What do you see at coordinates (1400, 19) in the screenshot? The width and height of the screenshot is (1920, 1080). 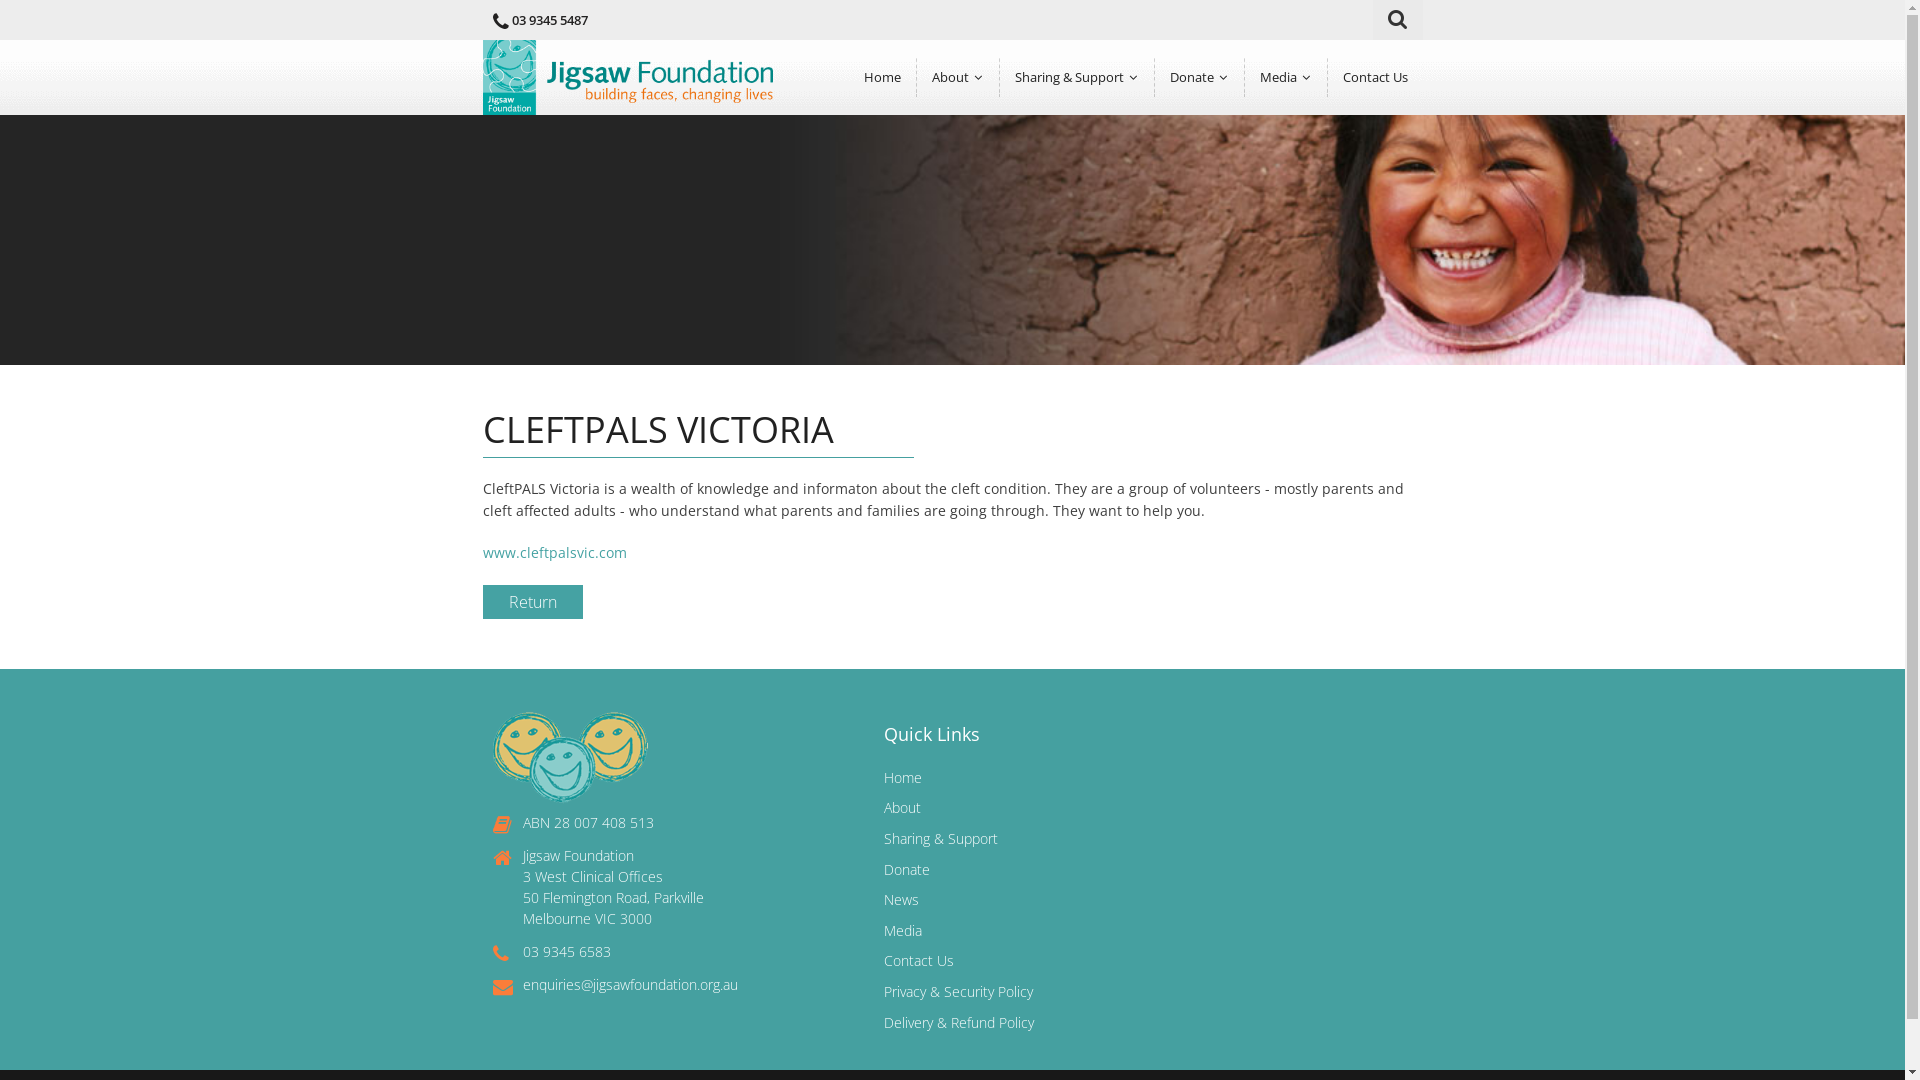 I see `'Search'` at bounding box center [1400, 19].